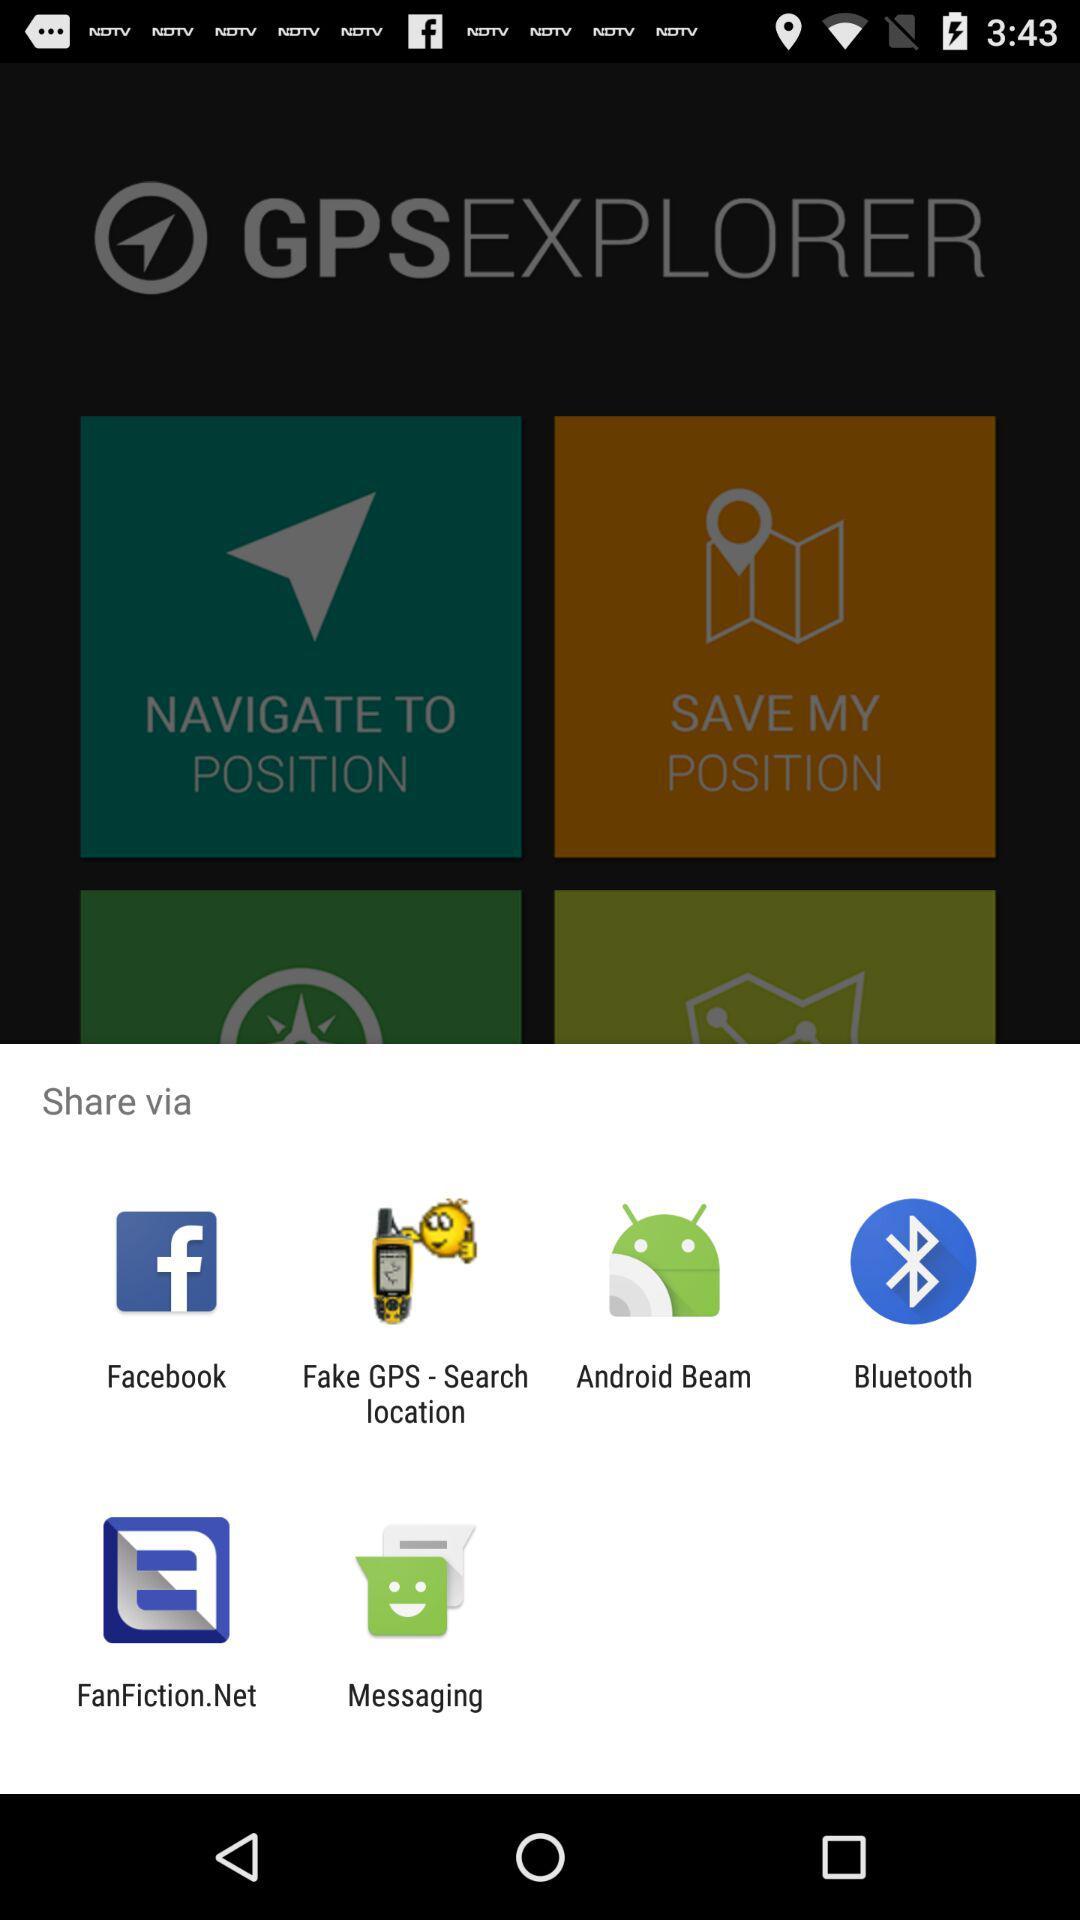 This screenshot has width=1080, height=1920. What do you see at coordinates (913, 1392) in the screenshot?
I see `the icon to the right of the android beam item` at bounding box center [913, 1392].